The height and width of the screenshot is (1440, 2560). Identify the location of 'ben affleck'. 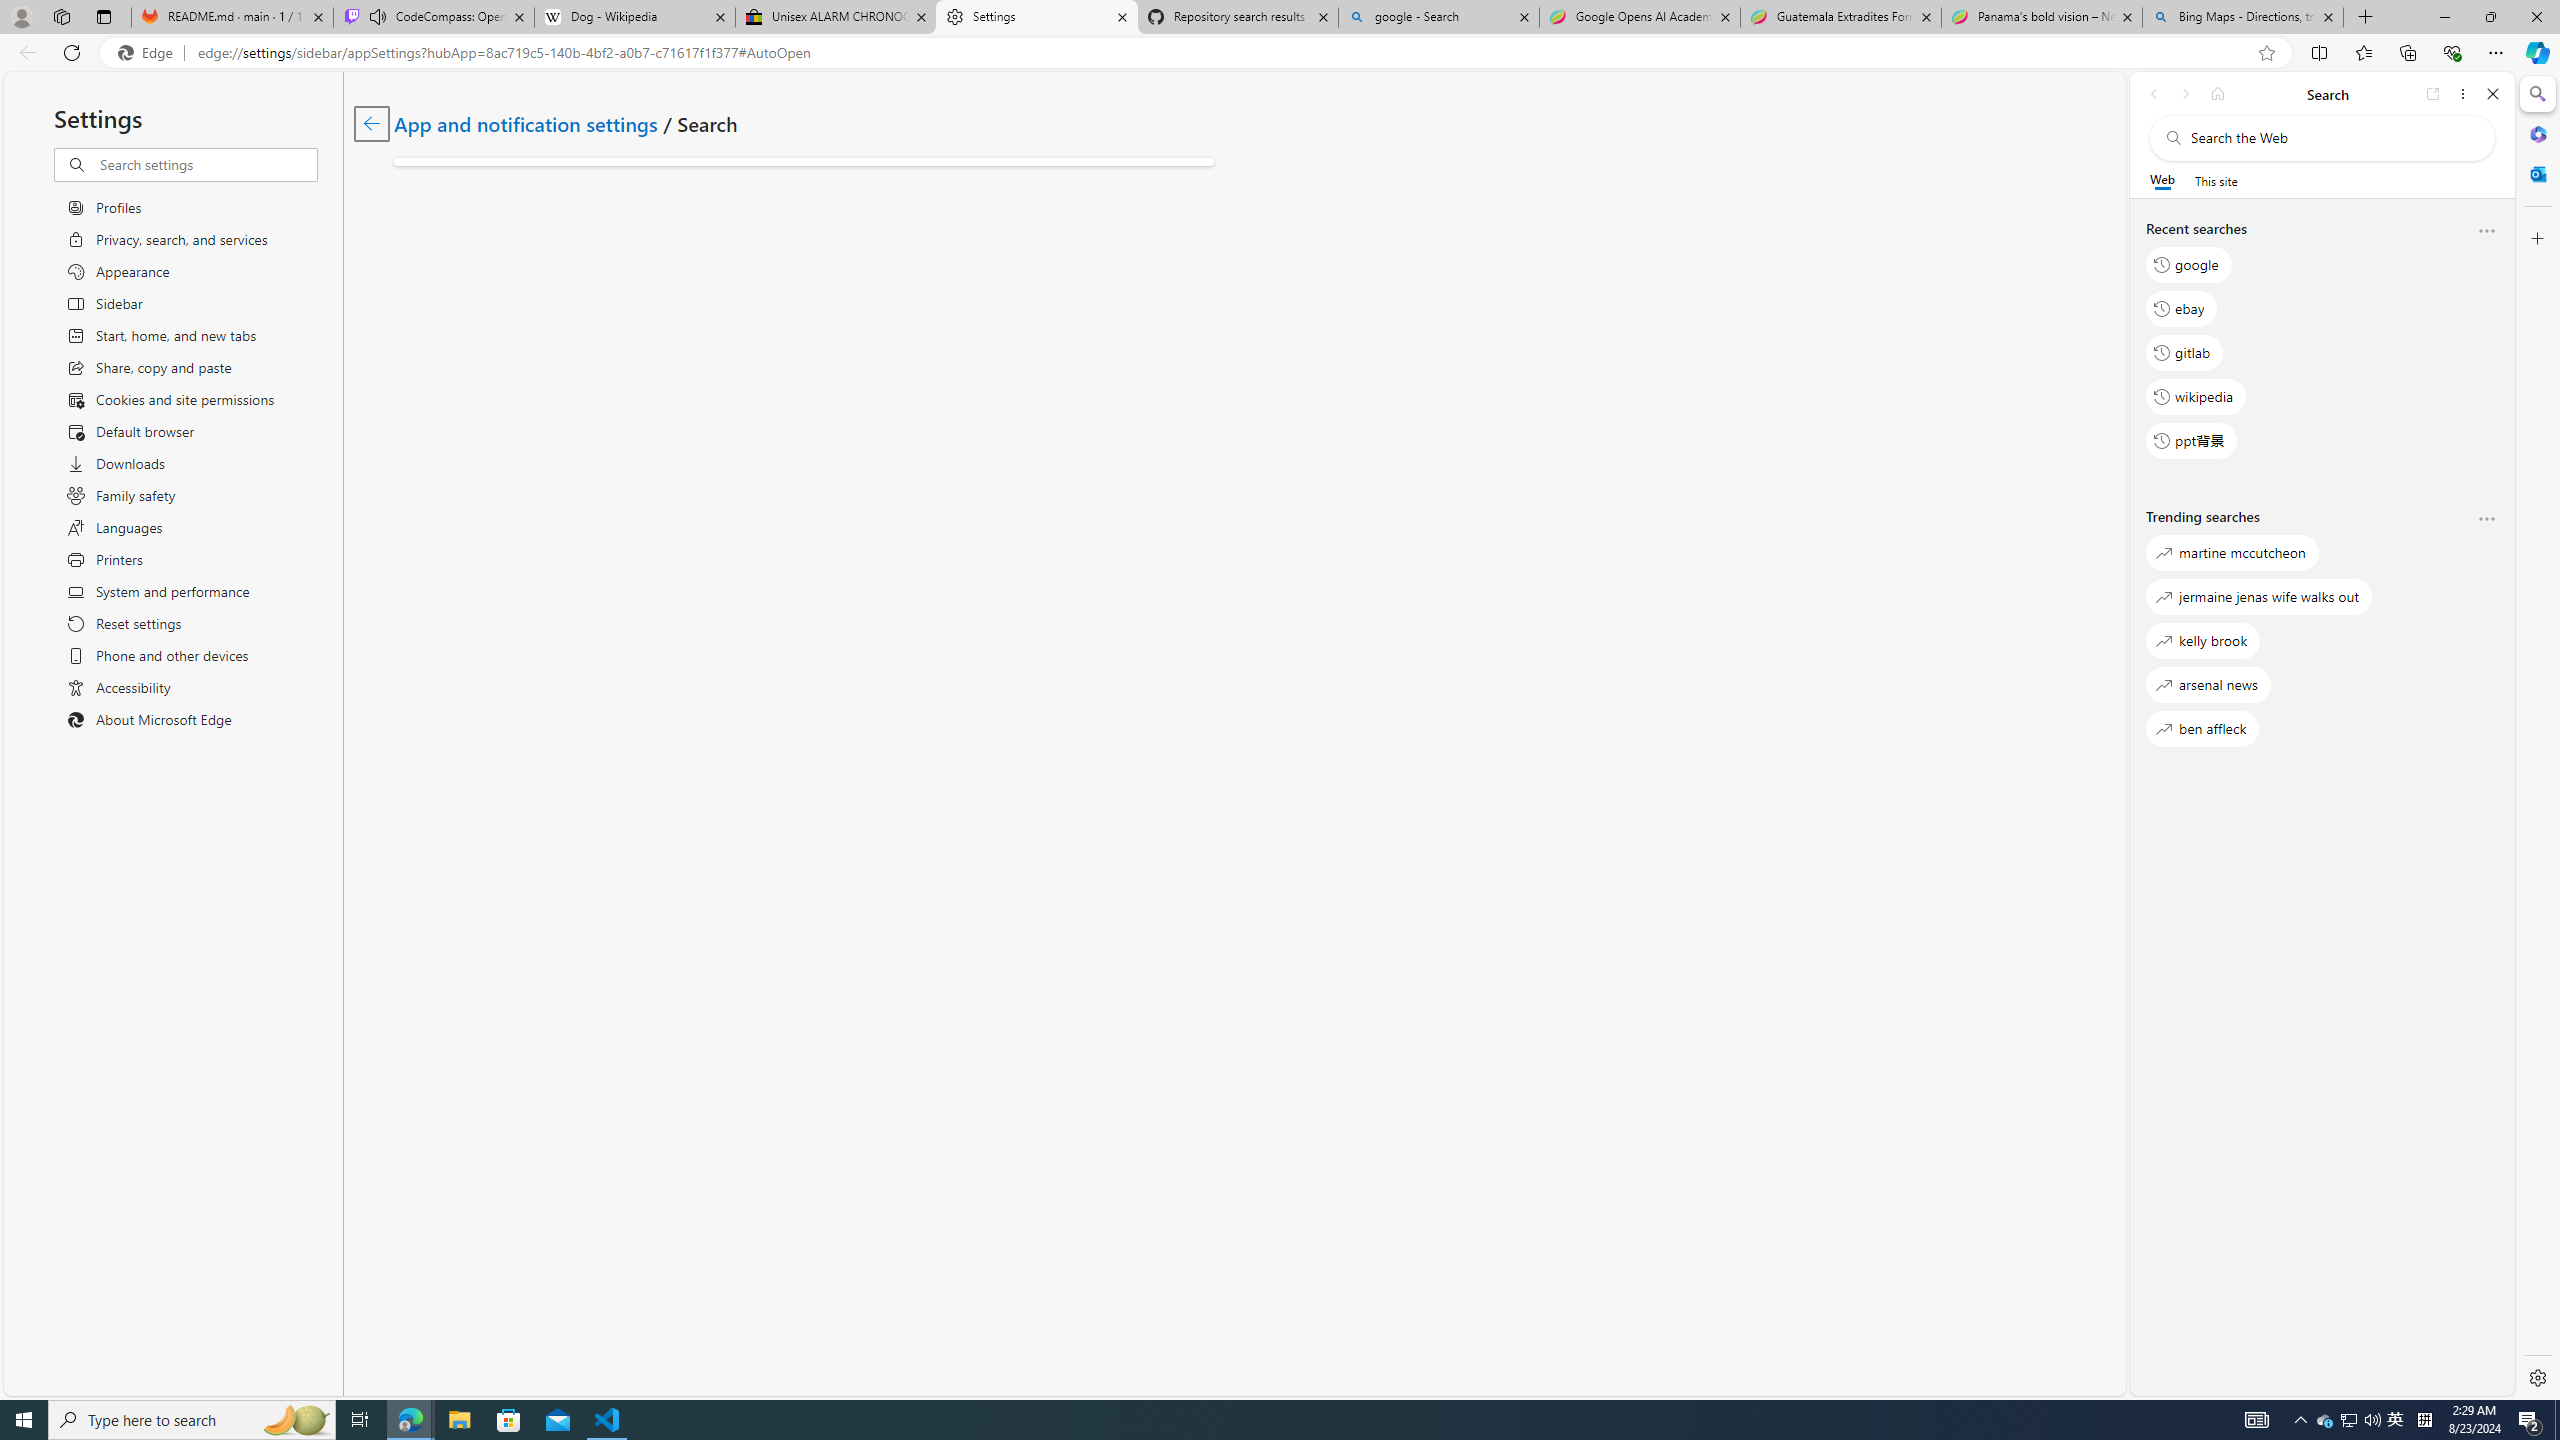
(2201, 728).